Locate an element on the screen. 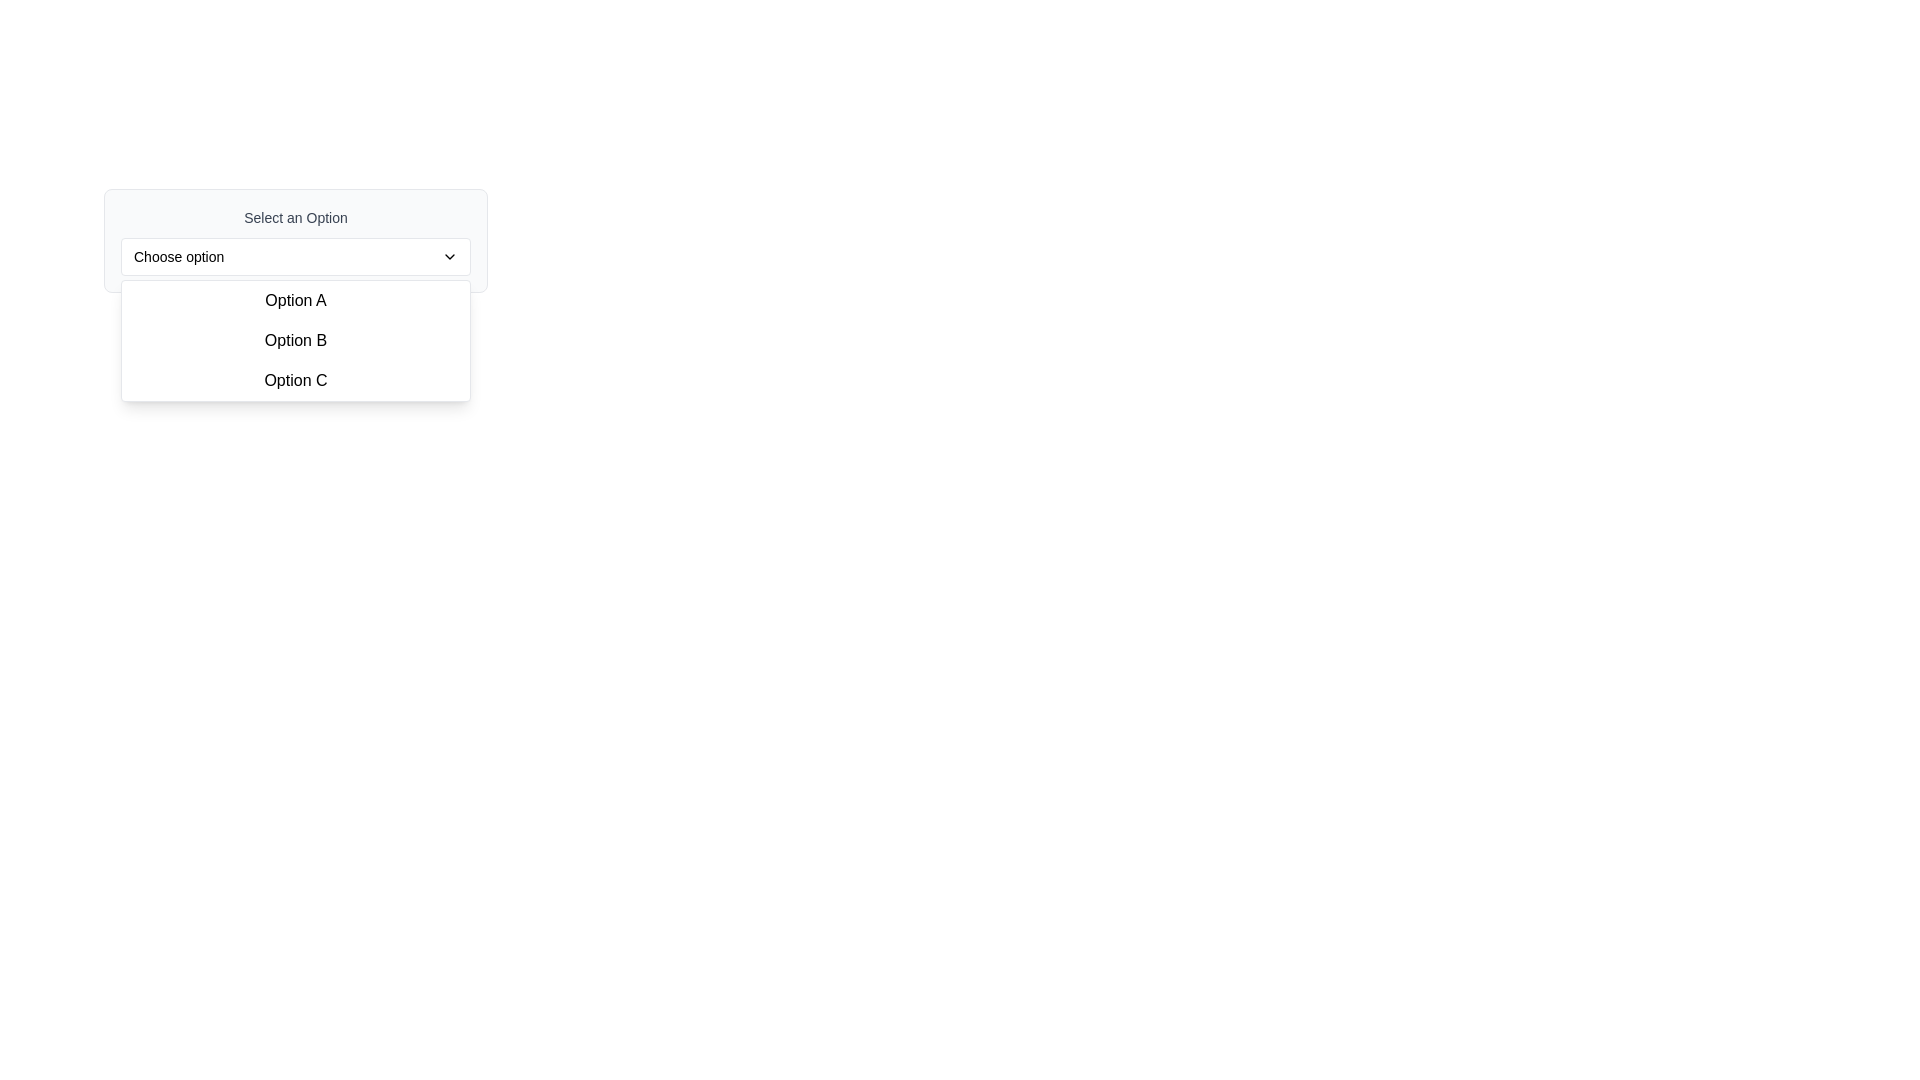  the first option in the dropdown menu labeled 'Option A' is located at coordinates (295, 300).